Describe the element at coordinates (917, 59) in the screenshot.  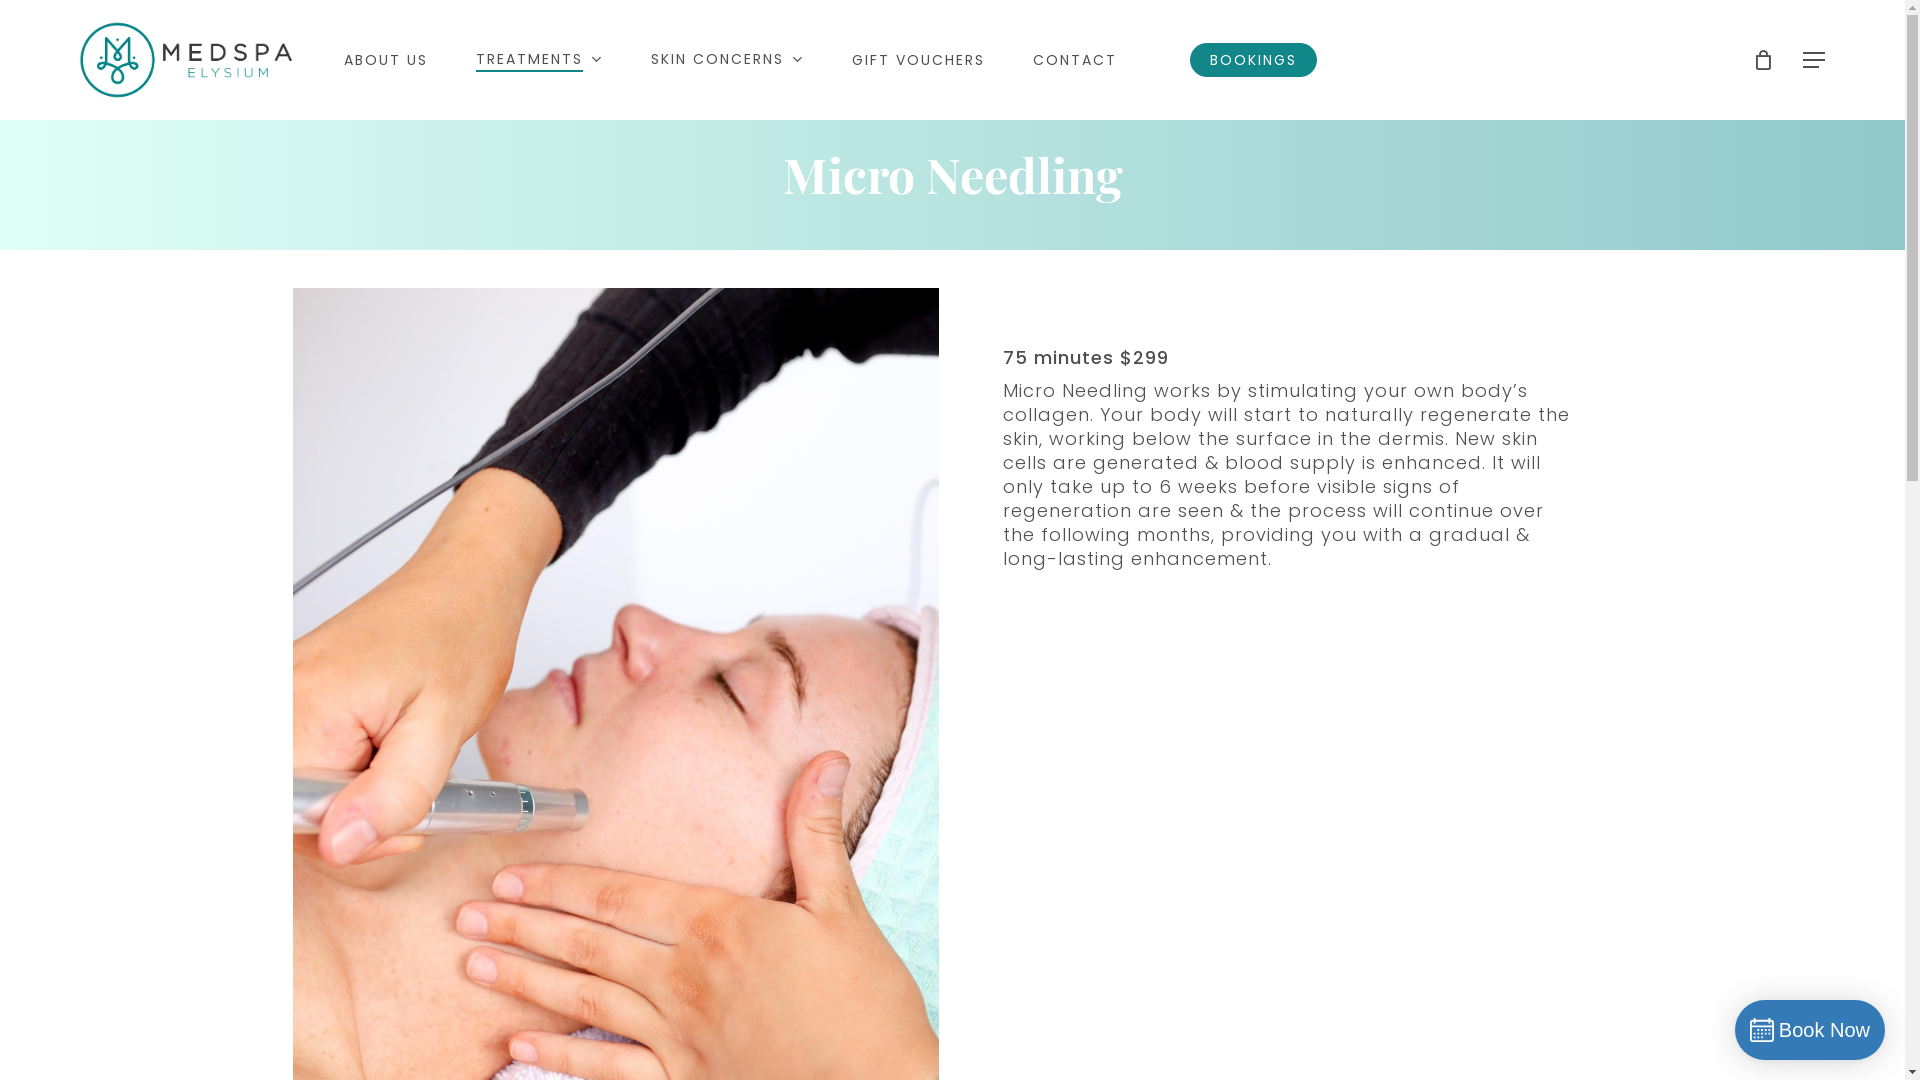
I see `'GIFT VOUCHERS'` at that location.